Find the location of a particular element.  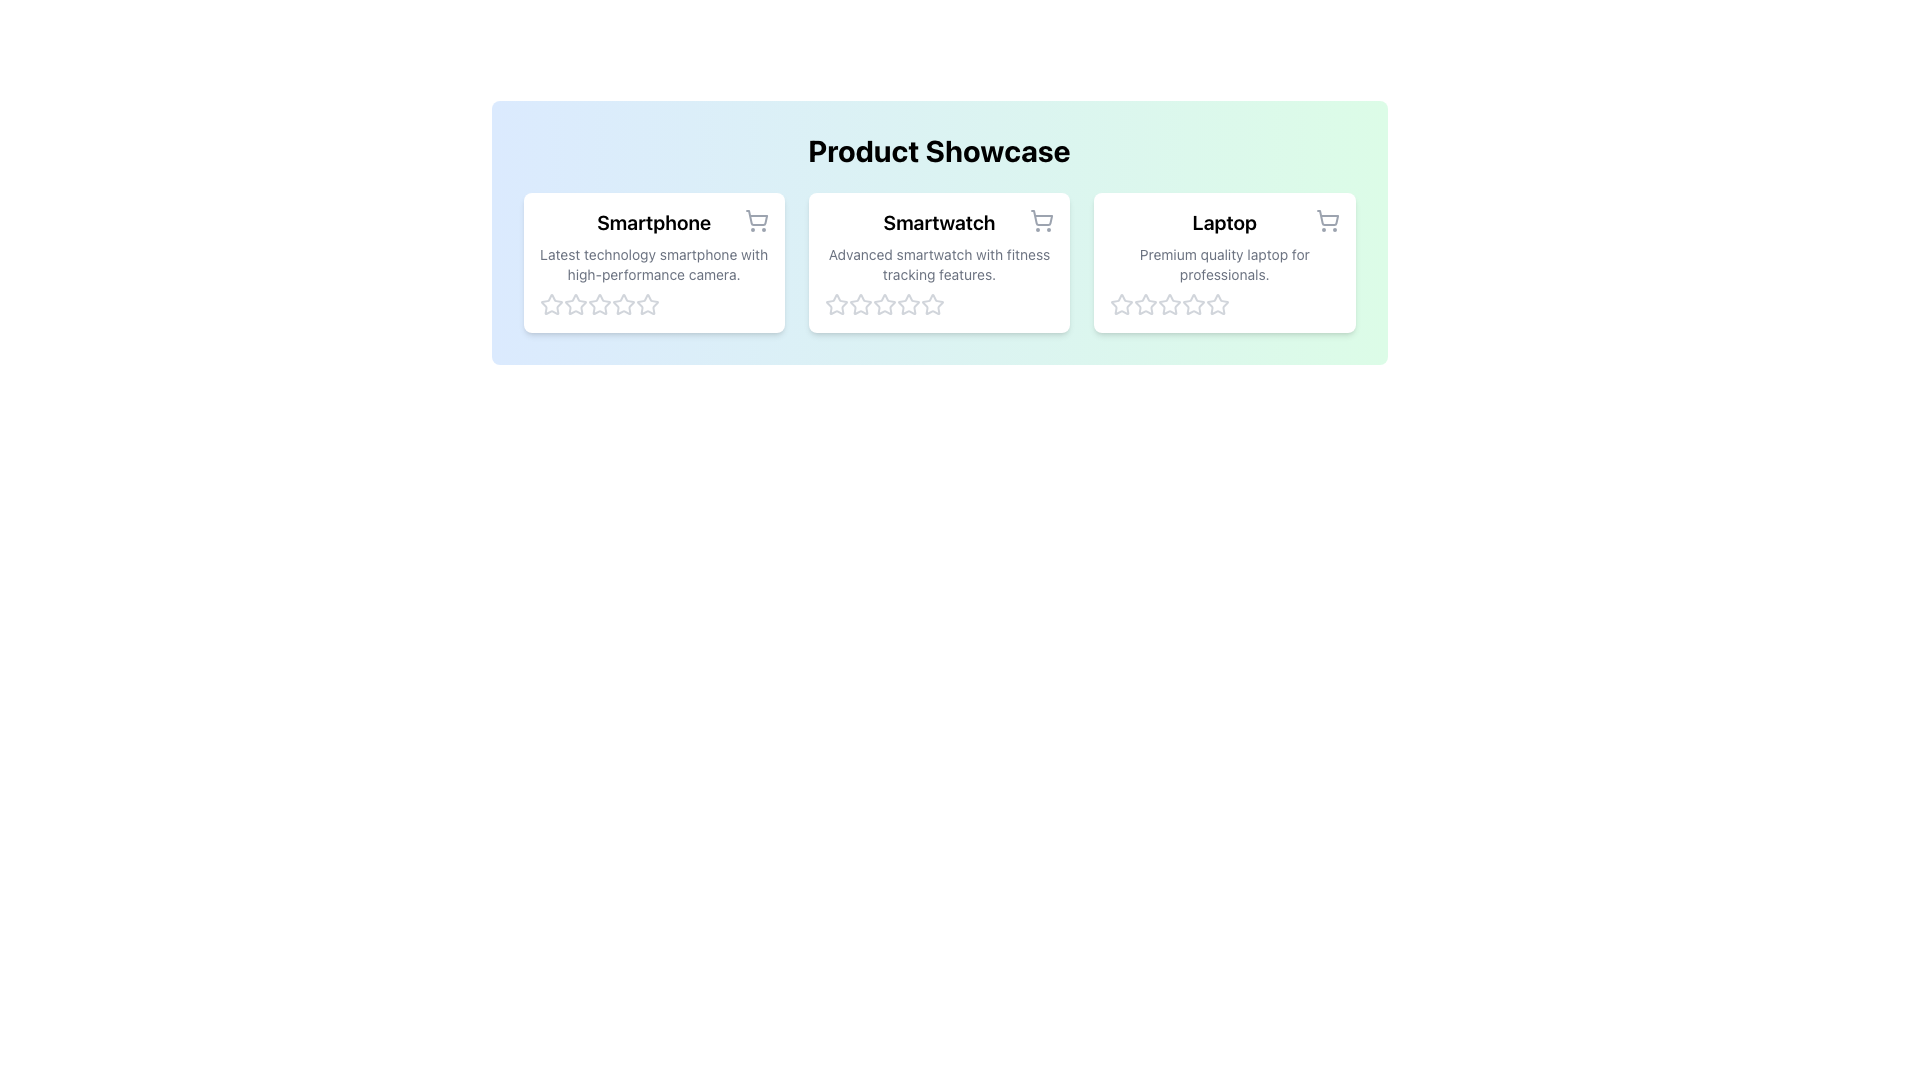

the second star icon in the horizontal row of five stars beneath the 'Smartwatch' card is located at coordinates (836, 304).